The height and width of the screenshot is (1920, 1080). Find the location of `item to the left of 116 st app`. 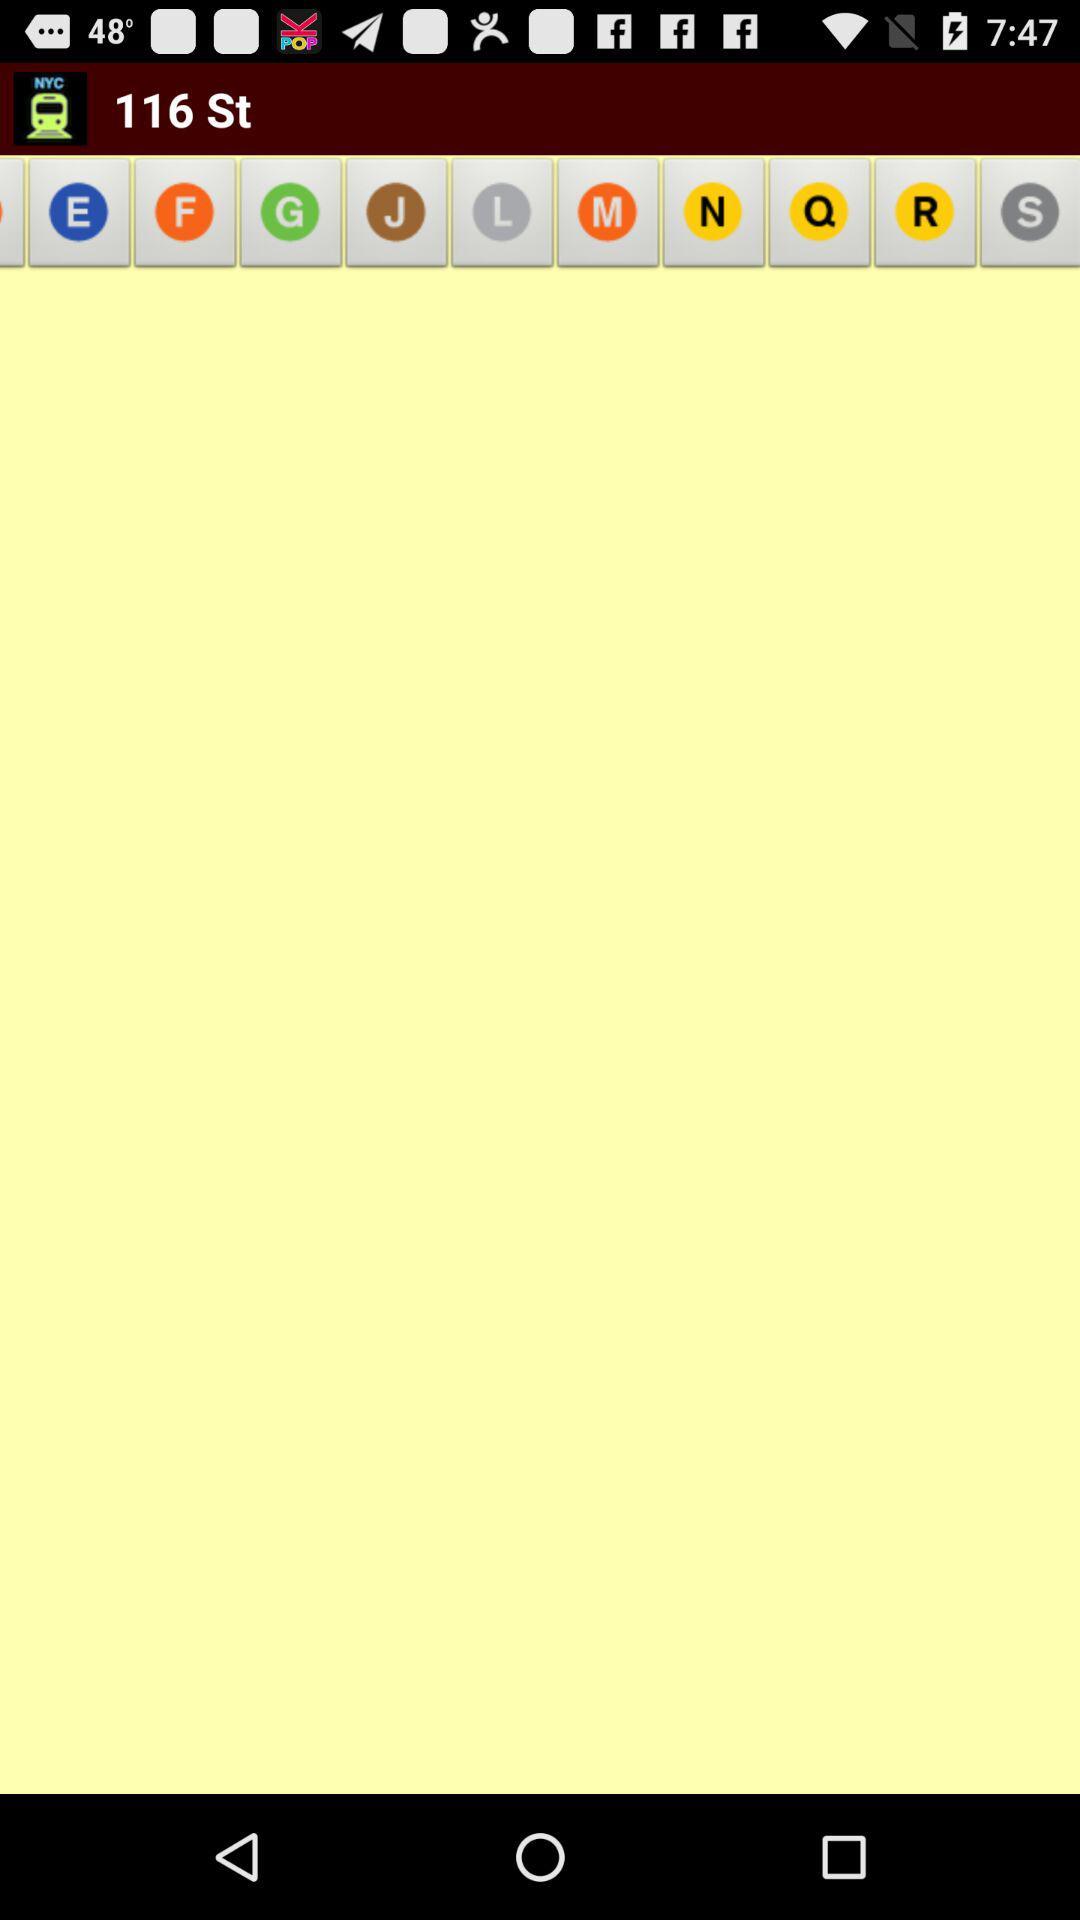

item to the left of 116 st app is located at coordinates (49, 107).